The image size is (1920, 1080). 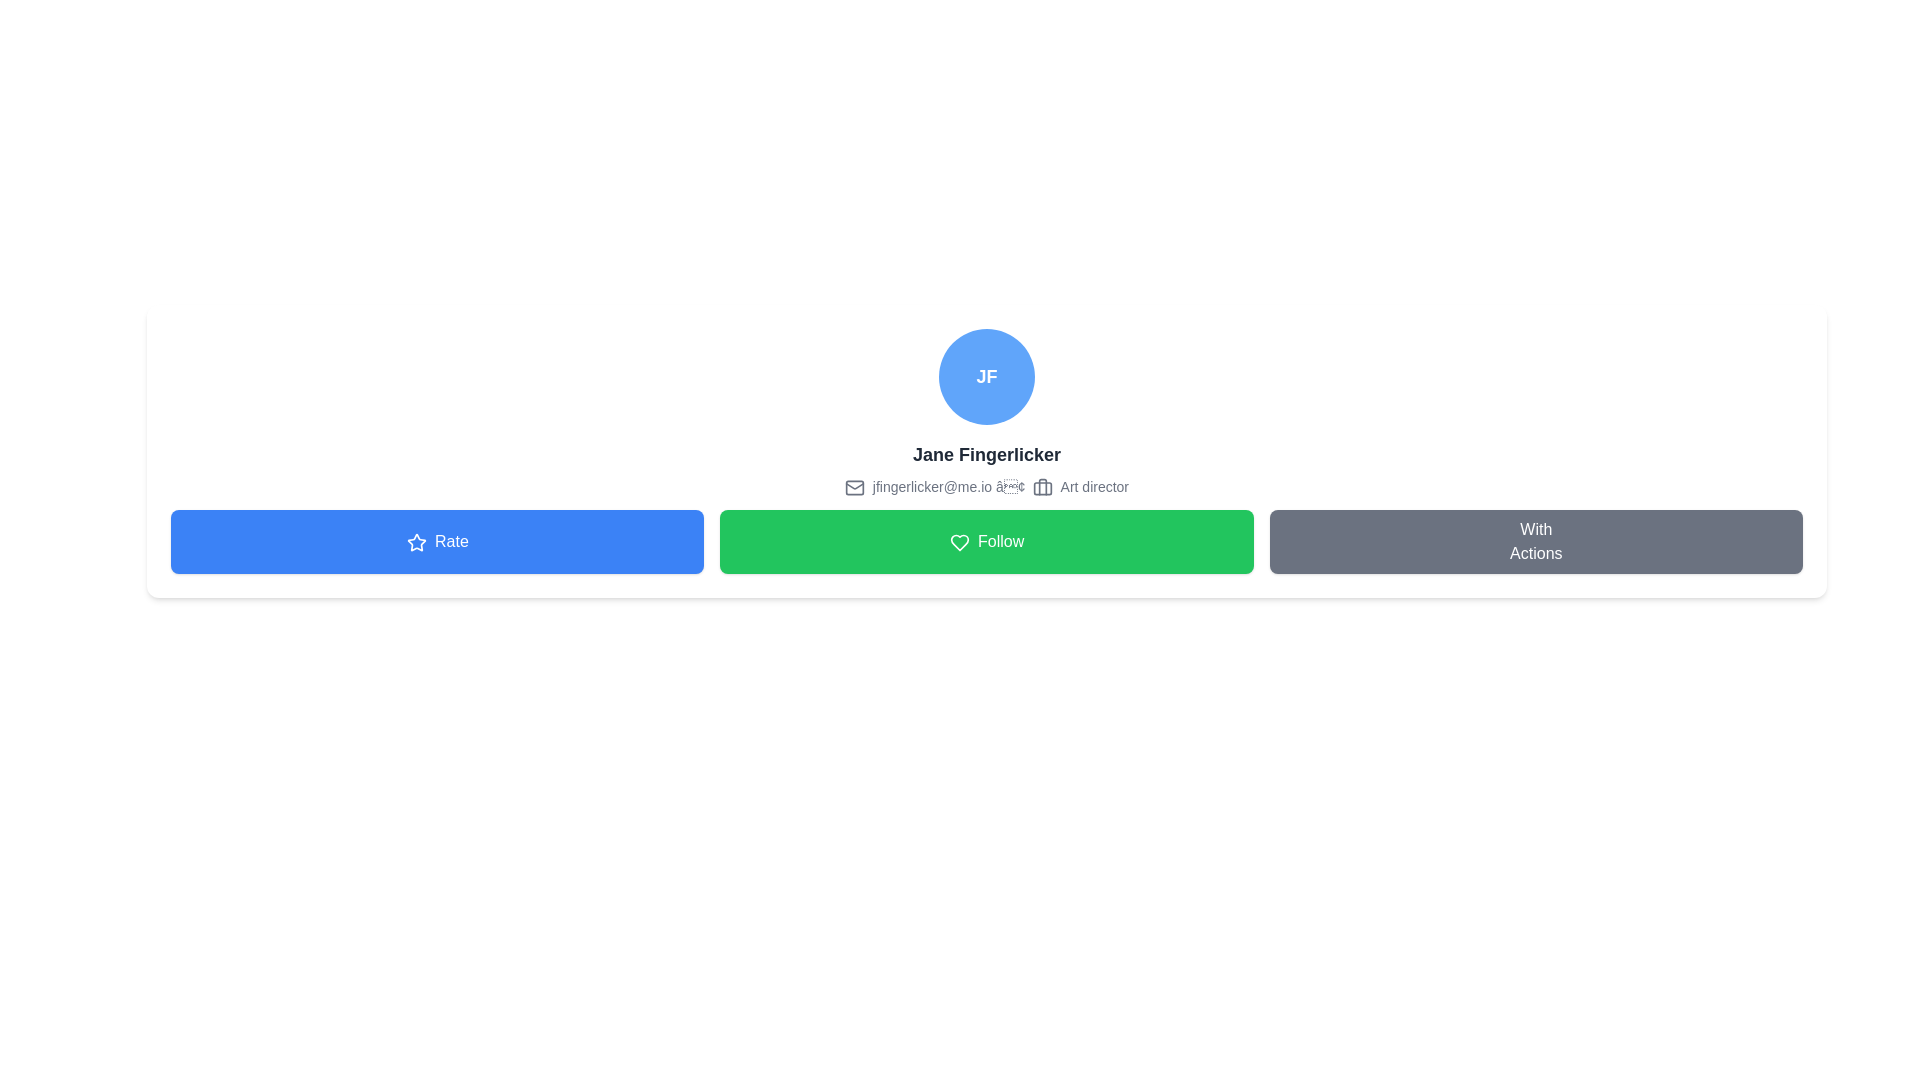 What do you see at coordinates (1042, 488) in the screenshot?
I see `the small briefcase icon, which is a gray SVG illustration located in the middle-right section of the text description area, following the email icon and preceding the text 'Art director'` at bounding box center [1042, 488].